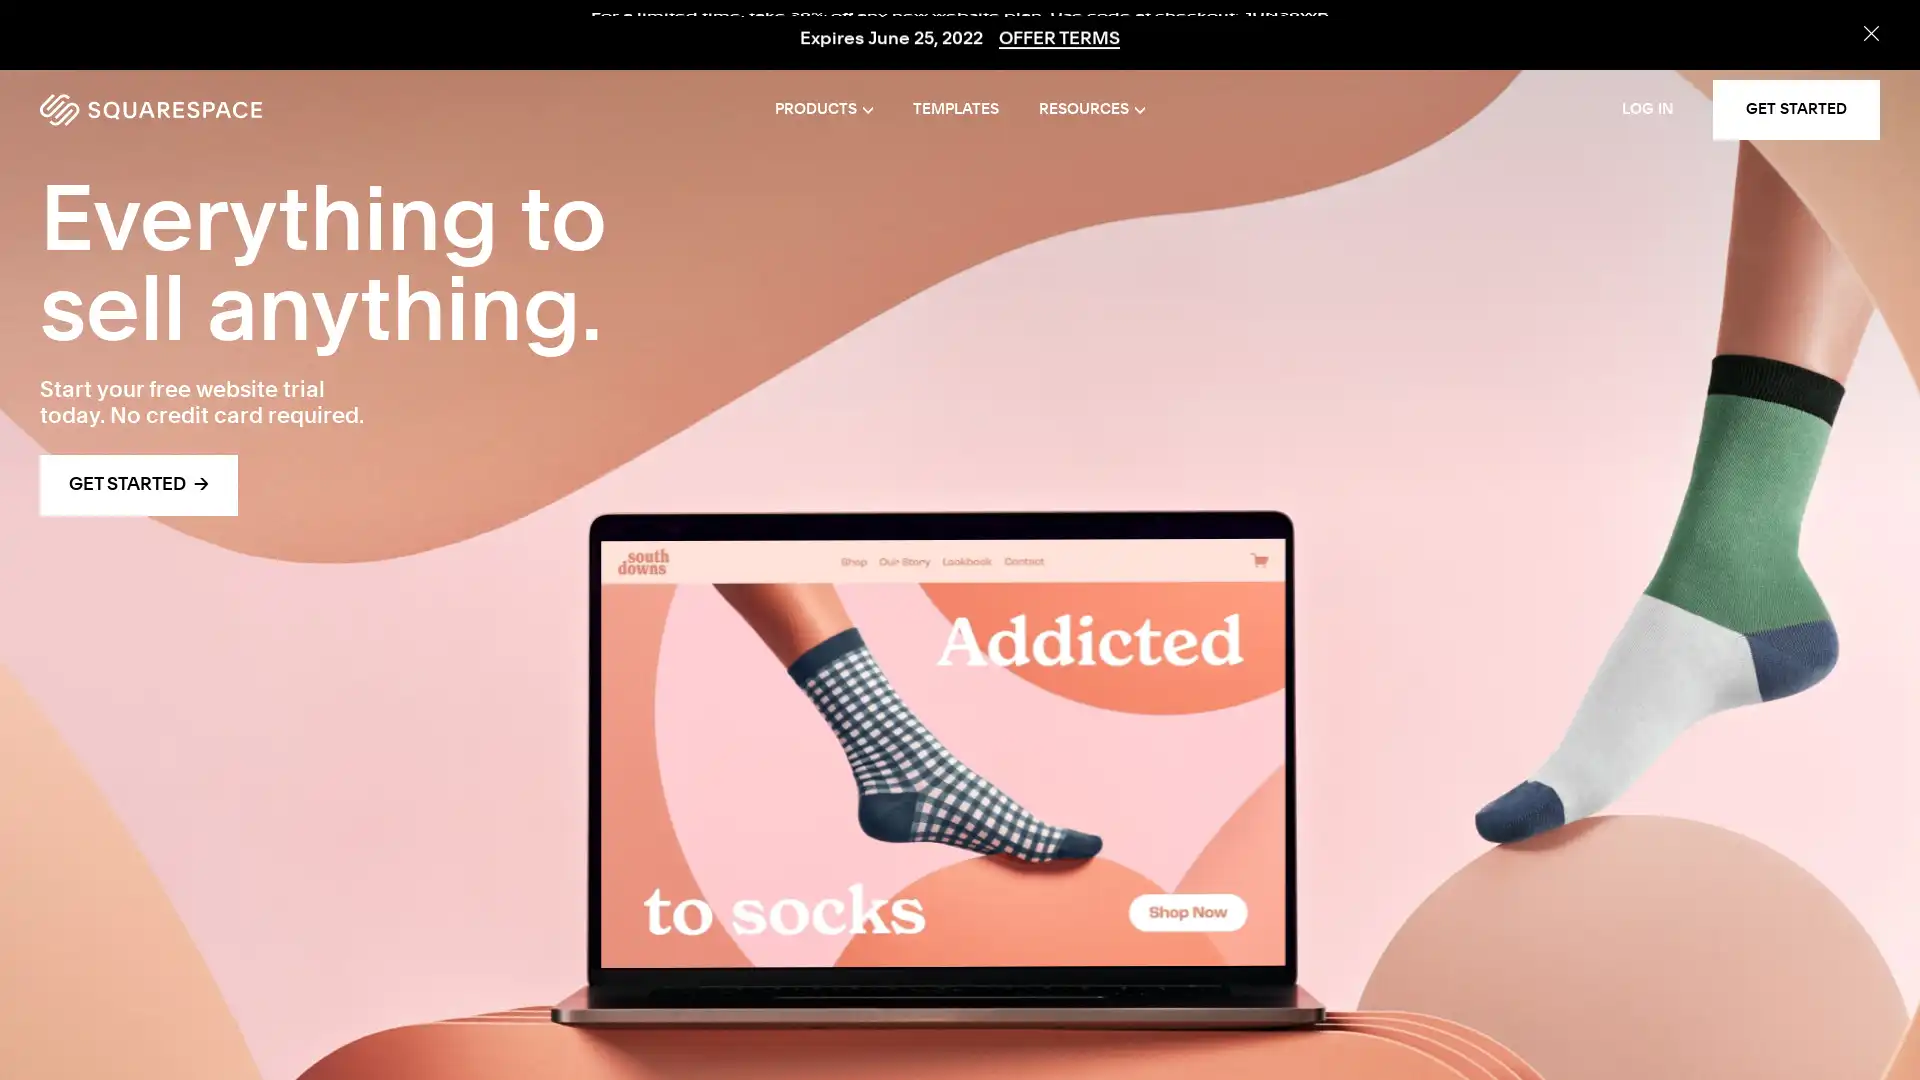 The height and width of the screenshot is (1080, 1920). Describe the element at coordinates (824, 110) in the screenshot. I see `Products dropdown menu` at that location.